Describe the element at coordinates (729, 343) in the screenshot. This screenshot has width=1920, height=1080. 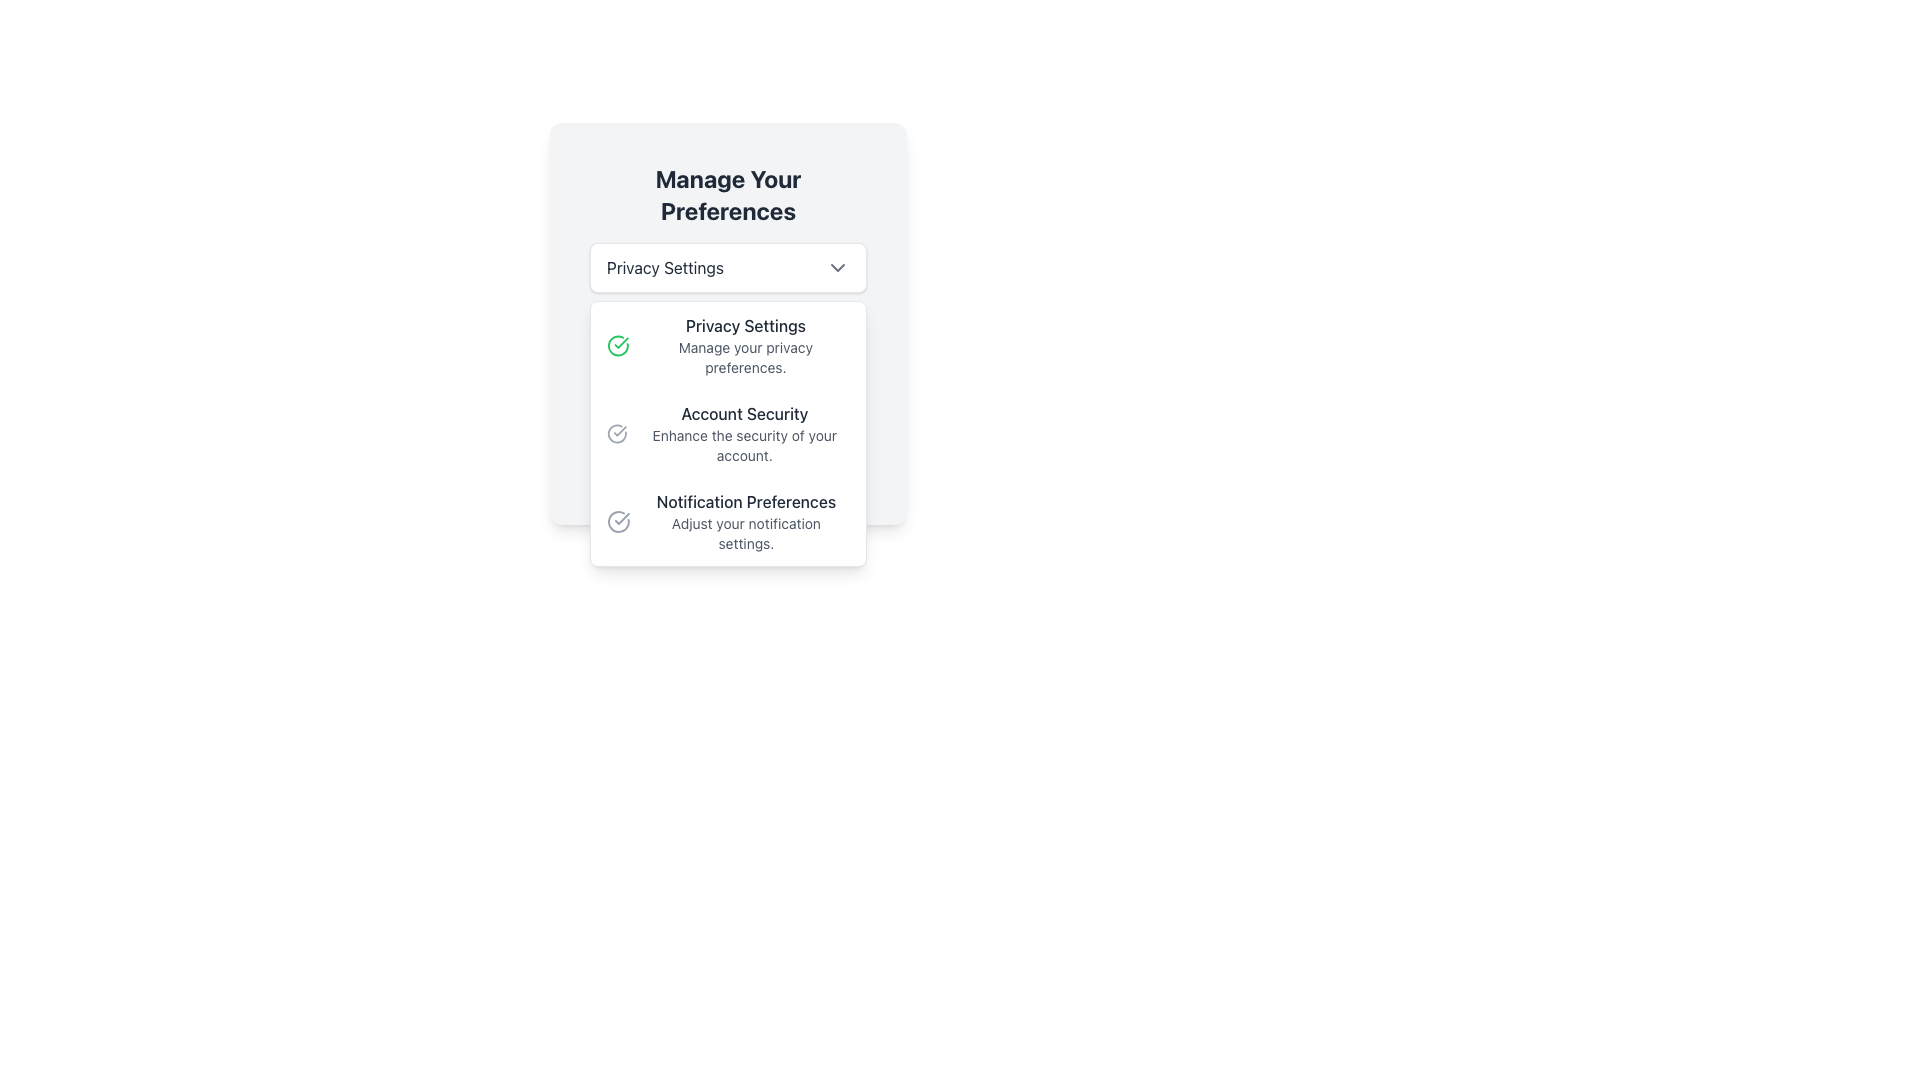
I see `the text label 'Current Selection:' which serves as a heading for the current selection context in the preferences selection interface` at that location.